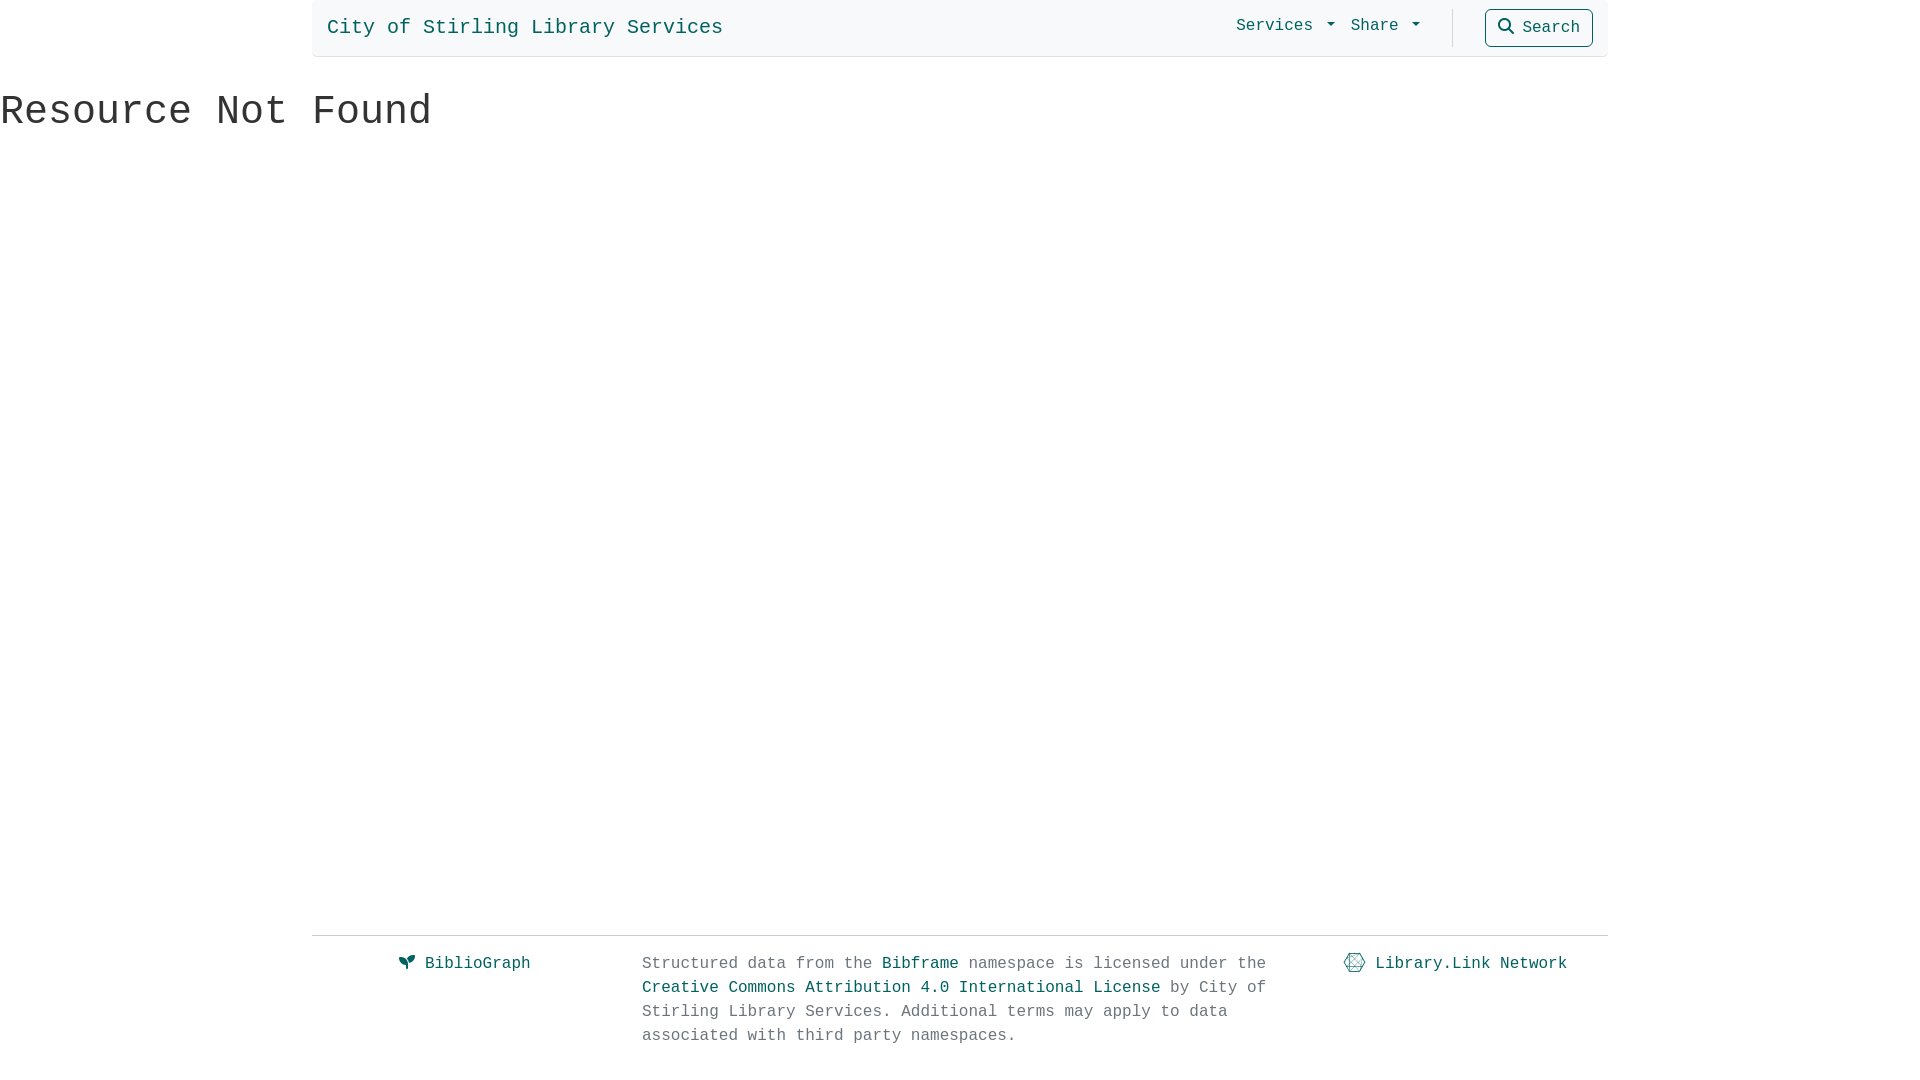 The height and width of the screenshot is (1080, 1920). What do you see at coordinates (1285, 26) in the screenshot?
I see `'Services'` at bounding box center [1285, 26].